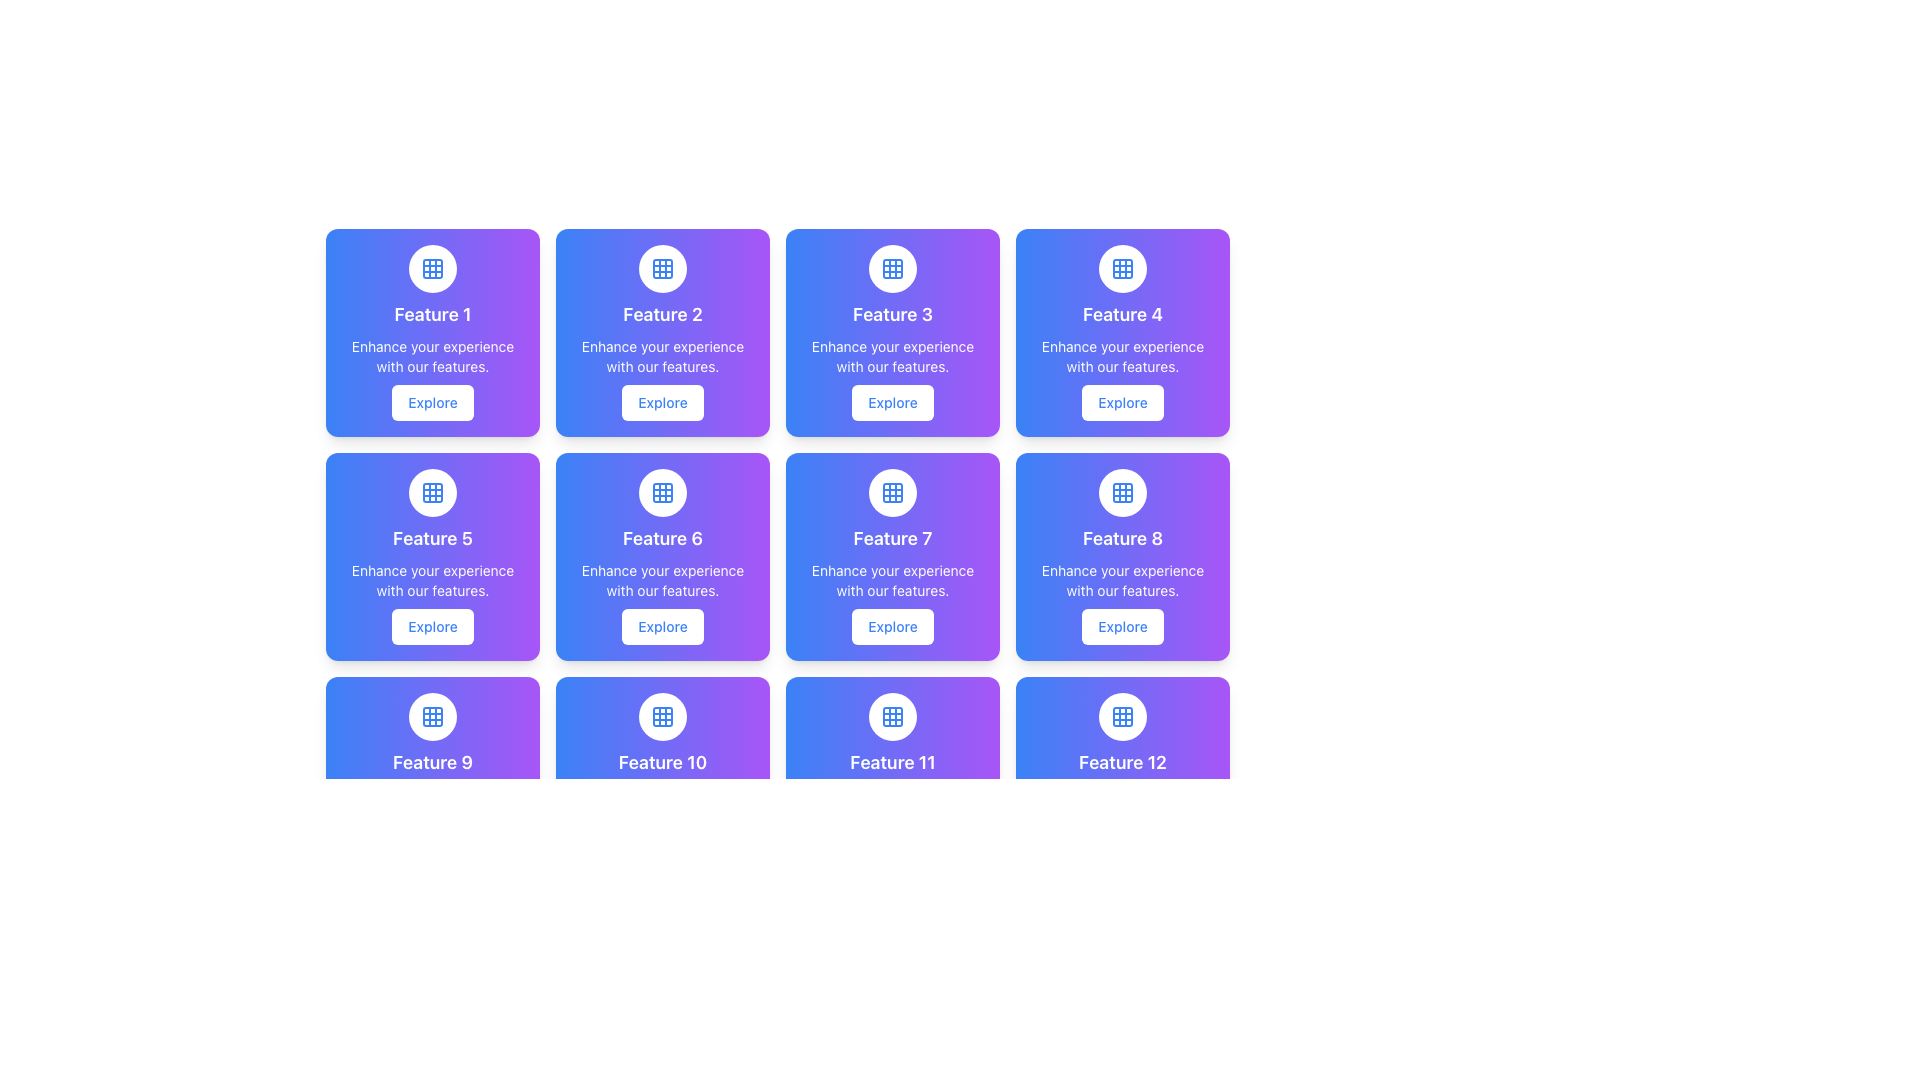 This screenshot has height=1080, width=1920. Describe the element at coordinates (662, 268) in the screenshot. I see `the Decorative icon, a small square grid icon with a blue filled outer rectangle and internal grid lines, located in the header section of the Feature 2 card` at that location.